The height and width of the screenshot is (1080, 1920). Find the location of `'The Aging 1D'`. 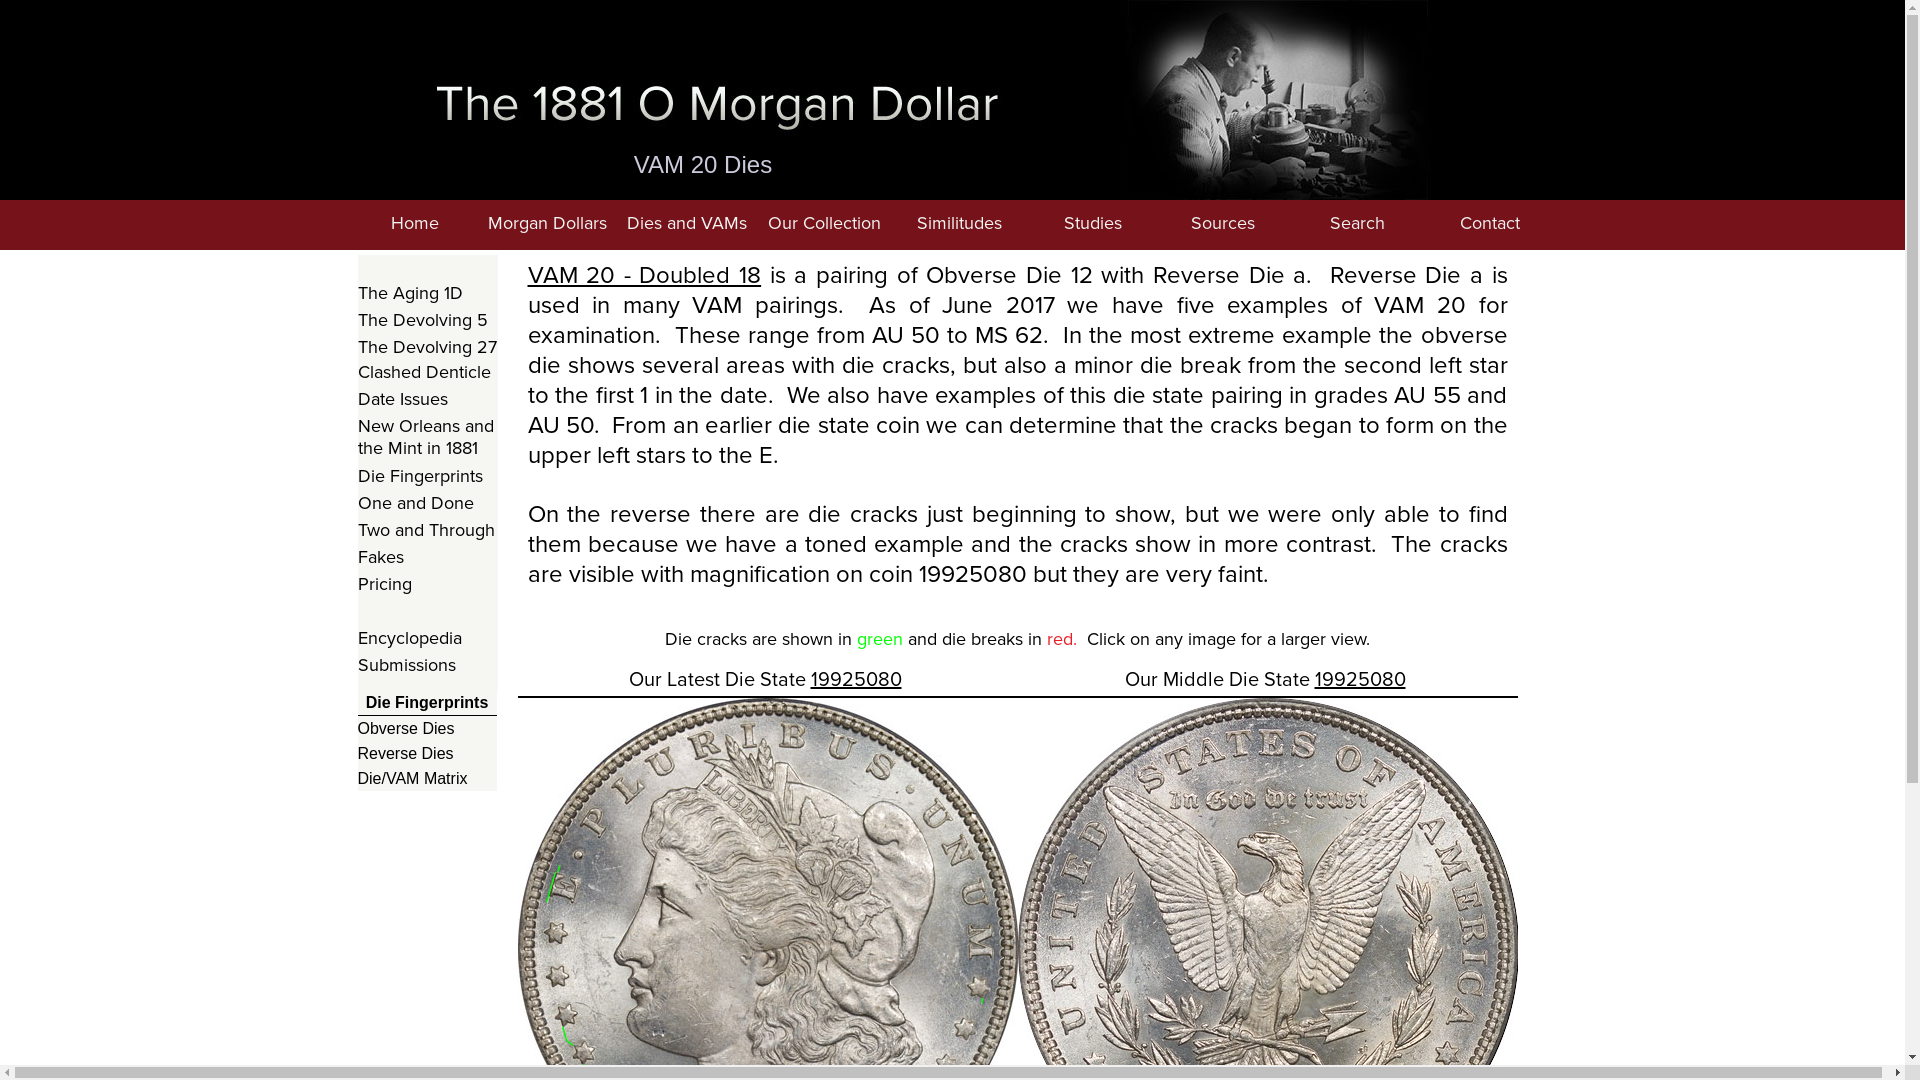

'The Aging 1D' is located at coordinates (426, 293).